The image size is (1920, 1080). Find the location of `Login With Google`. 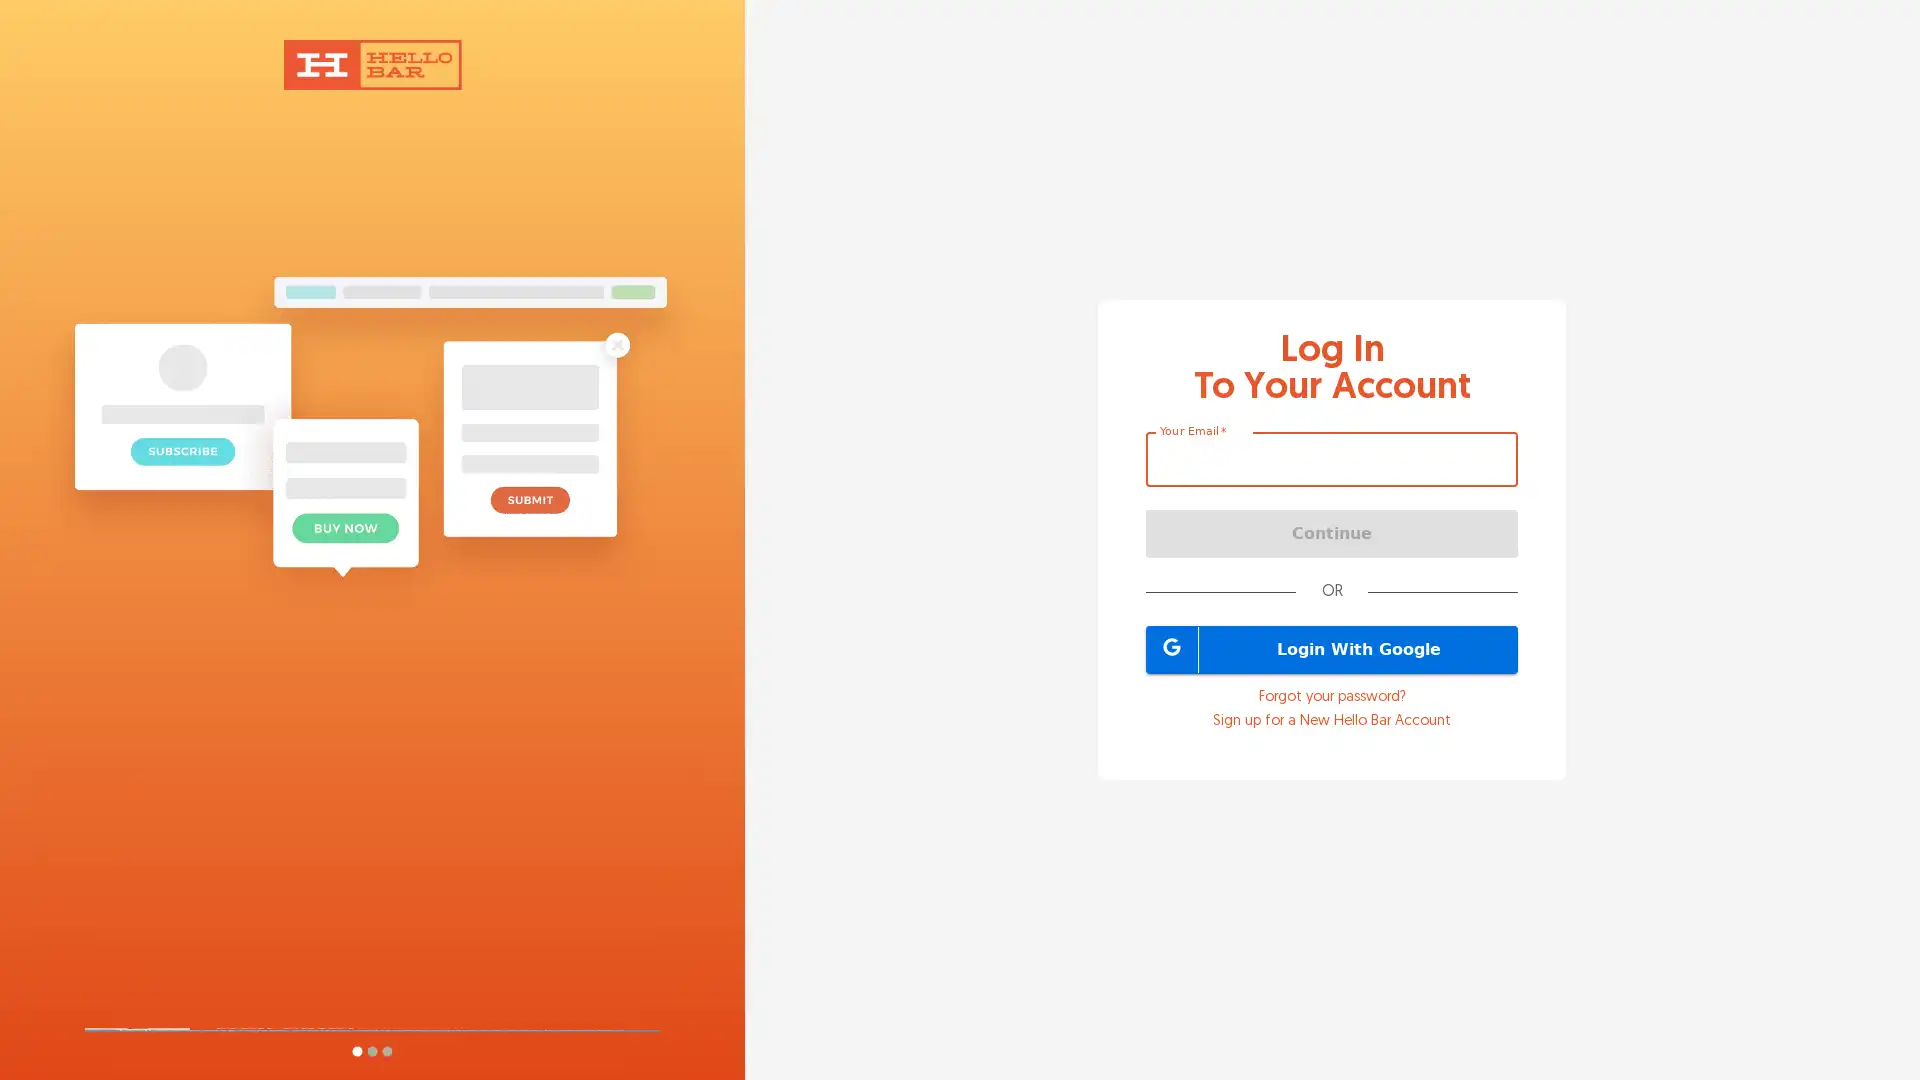

Login With Google is located at coordinates (1332, 648).